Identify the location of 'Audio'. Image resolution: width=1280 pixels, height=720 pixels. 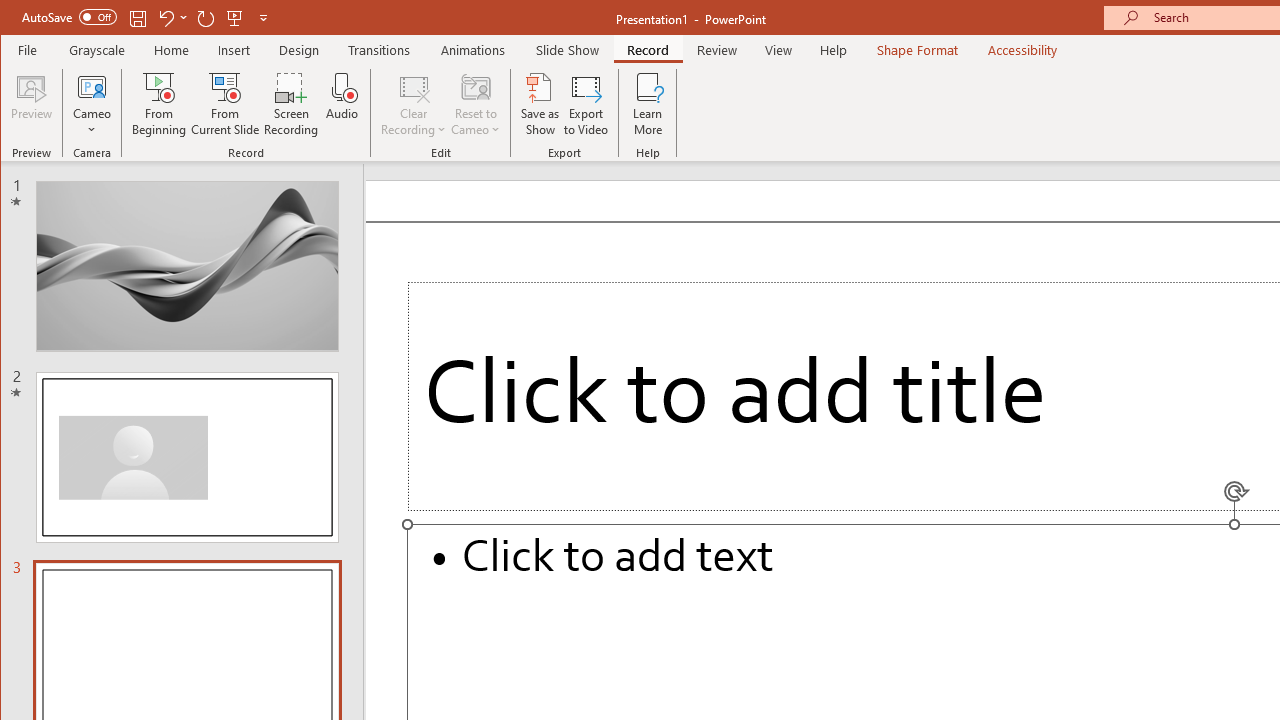
(342, 104).